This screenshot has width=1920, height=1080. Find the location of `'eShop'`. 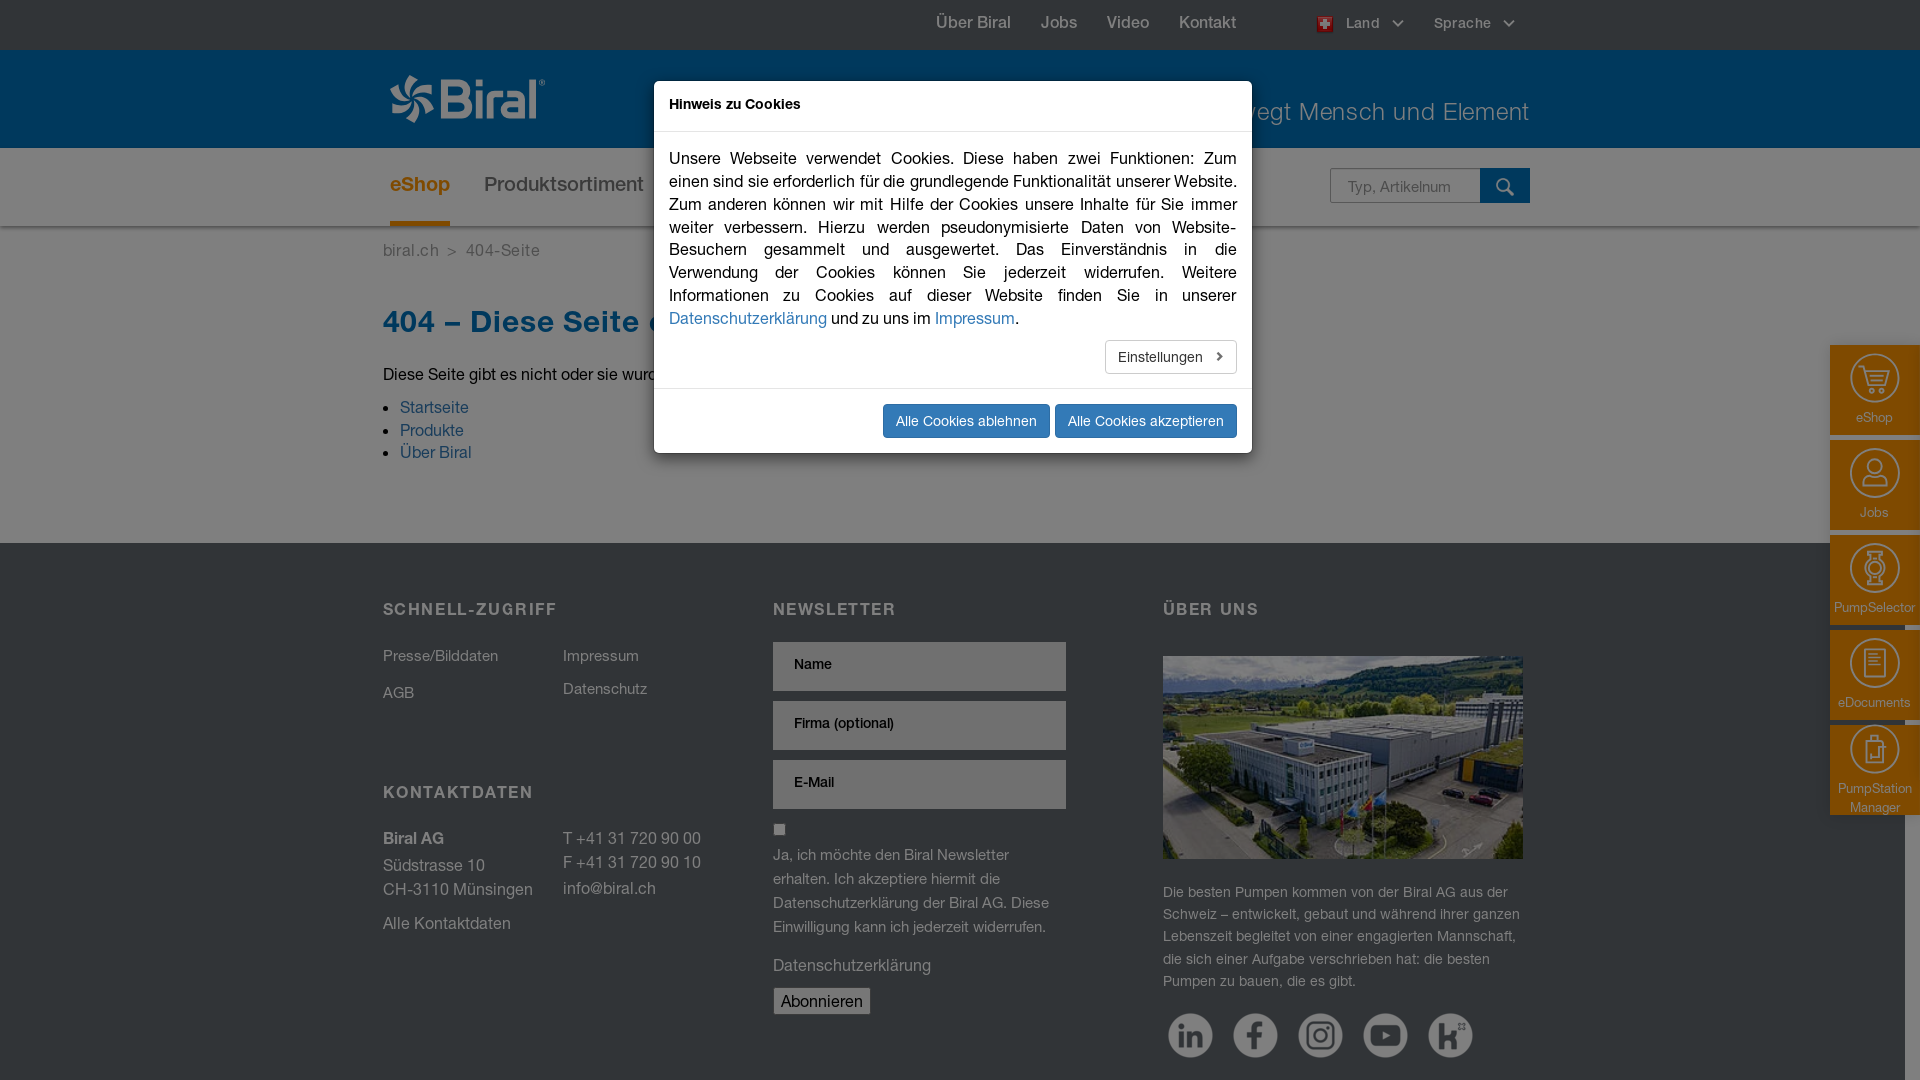

'eShop' is located at coordinates (419, 186).